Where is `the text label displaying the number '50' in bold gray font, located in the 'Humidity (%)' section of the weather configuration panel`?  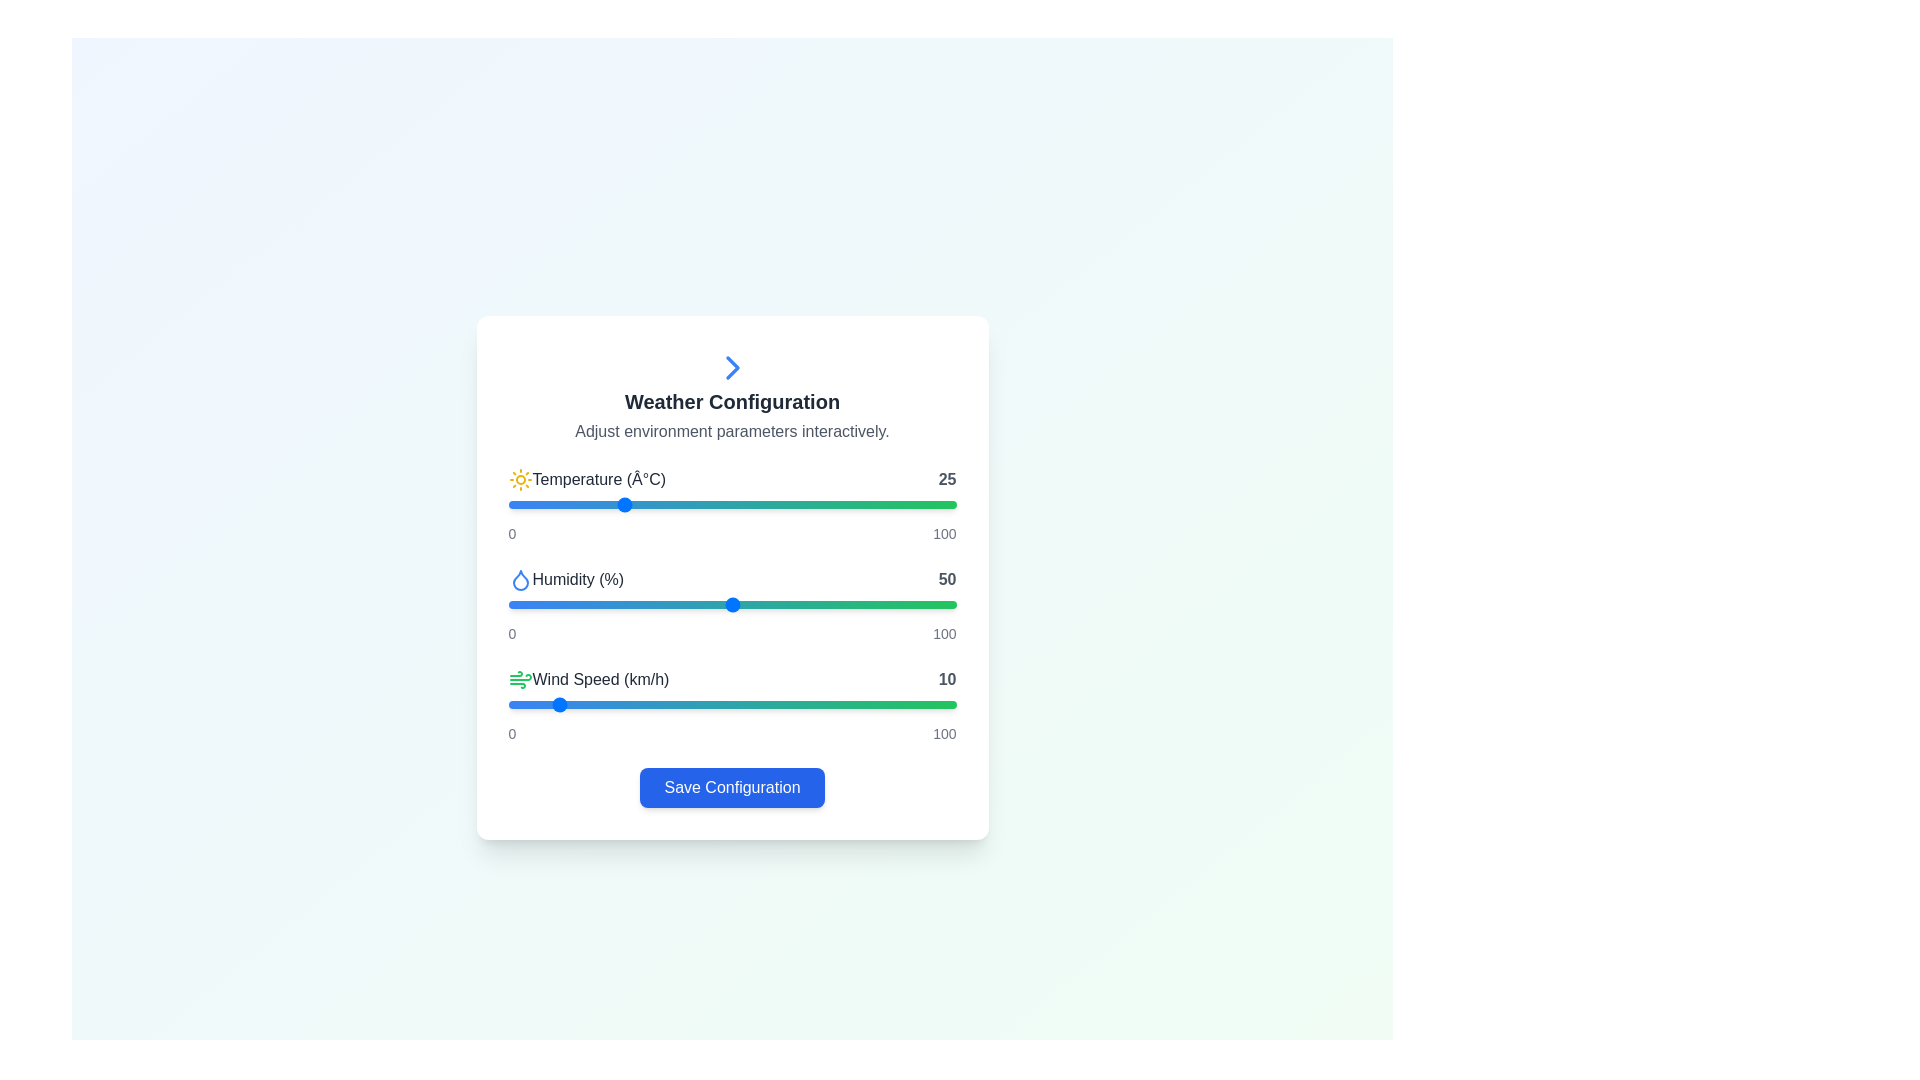 the text label displaying the number '50' in bold gray font, located in the 'Humidity (%)' section of the weather configuration panel is located at coordinates (946, 579).